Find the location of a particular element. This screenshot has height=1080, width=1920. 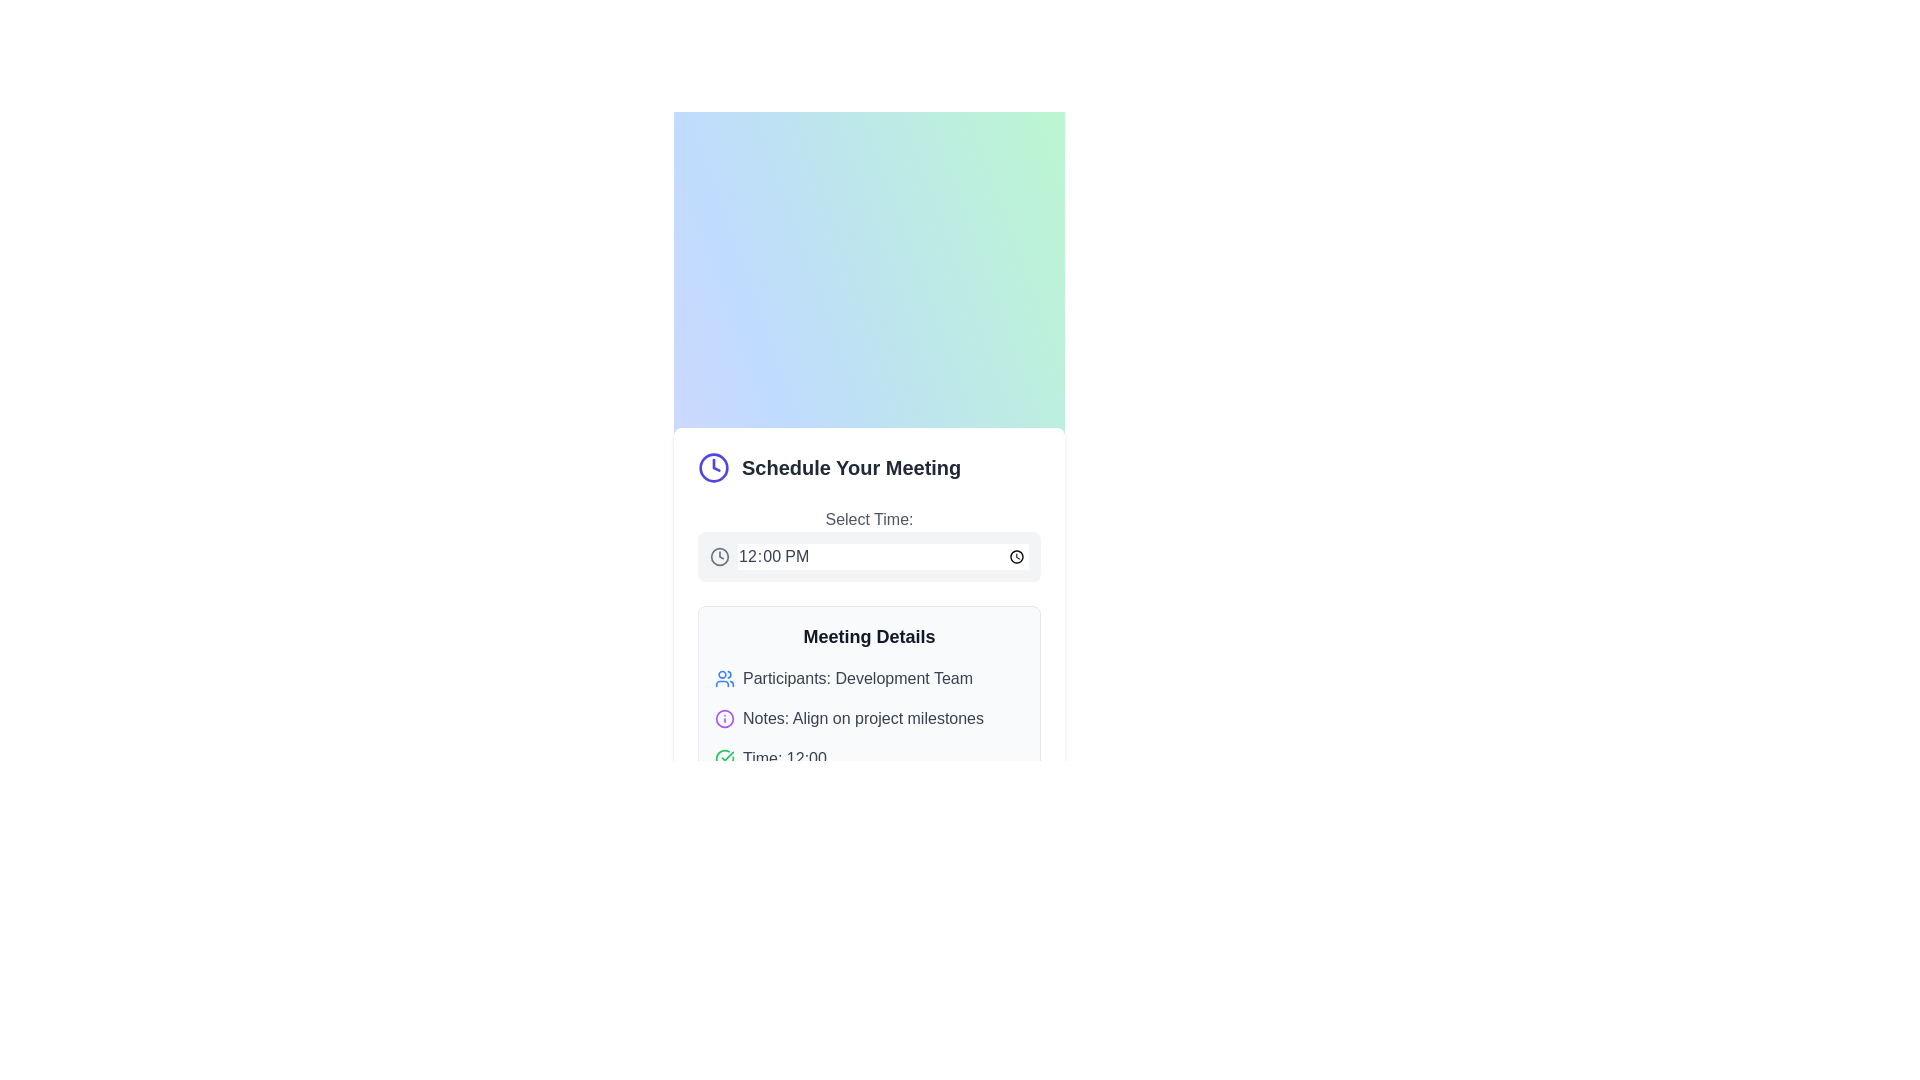

the circular element representing the border of the clock icon, located on the left side of the 'Schedule Your Meeting' header label is located at coordinates (720, 556).